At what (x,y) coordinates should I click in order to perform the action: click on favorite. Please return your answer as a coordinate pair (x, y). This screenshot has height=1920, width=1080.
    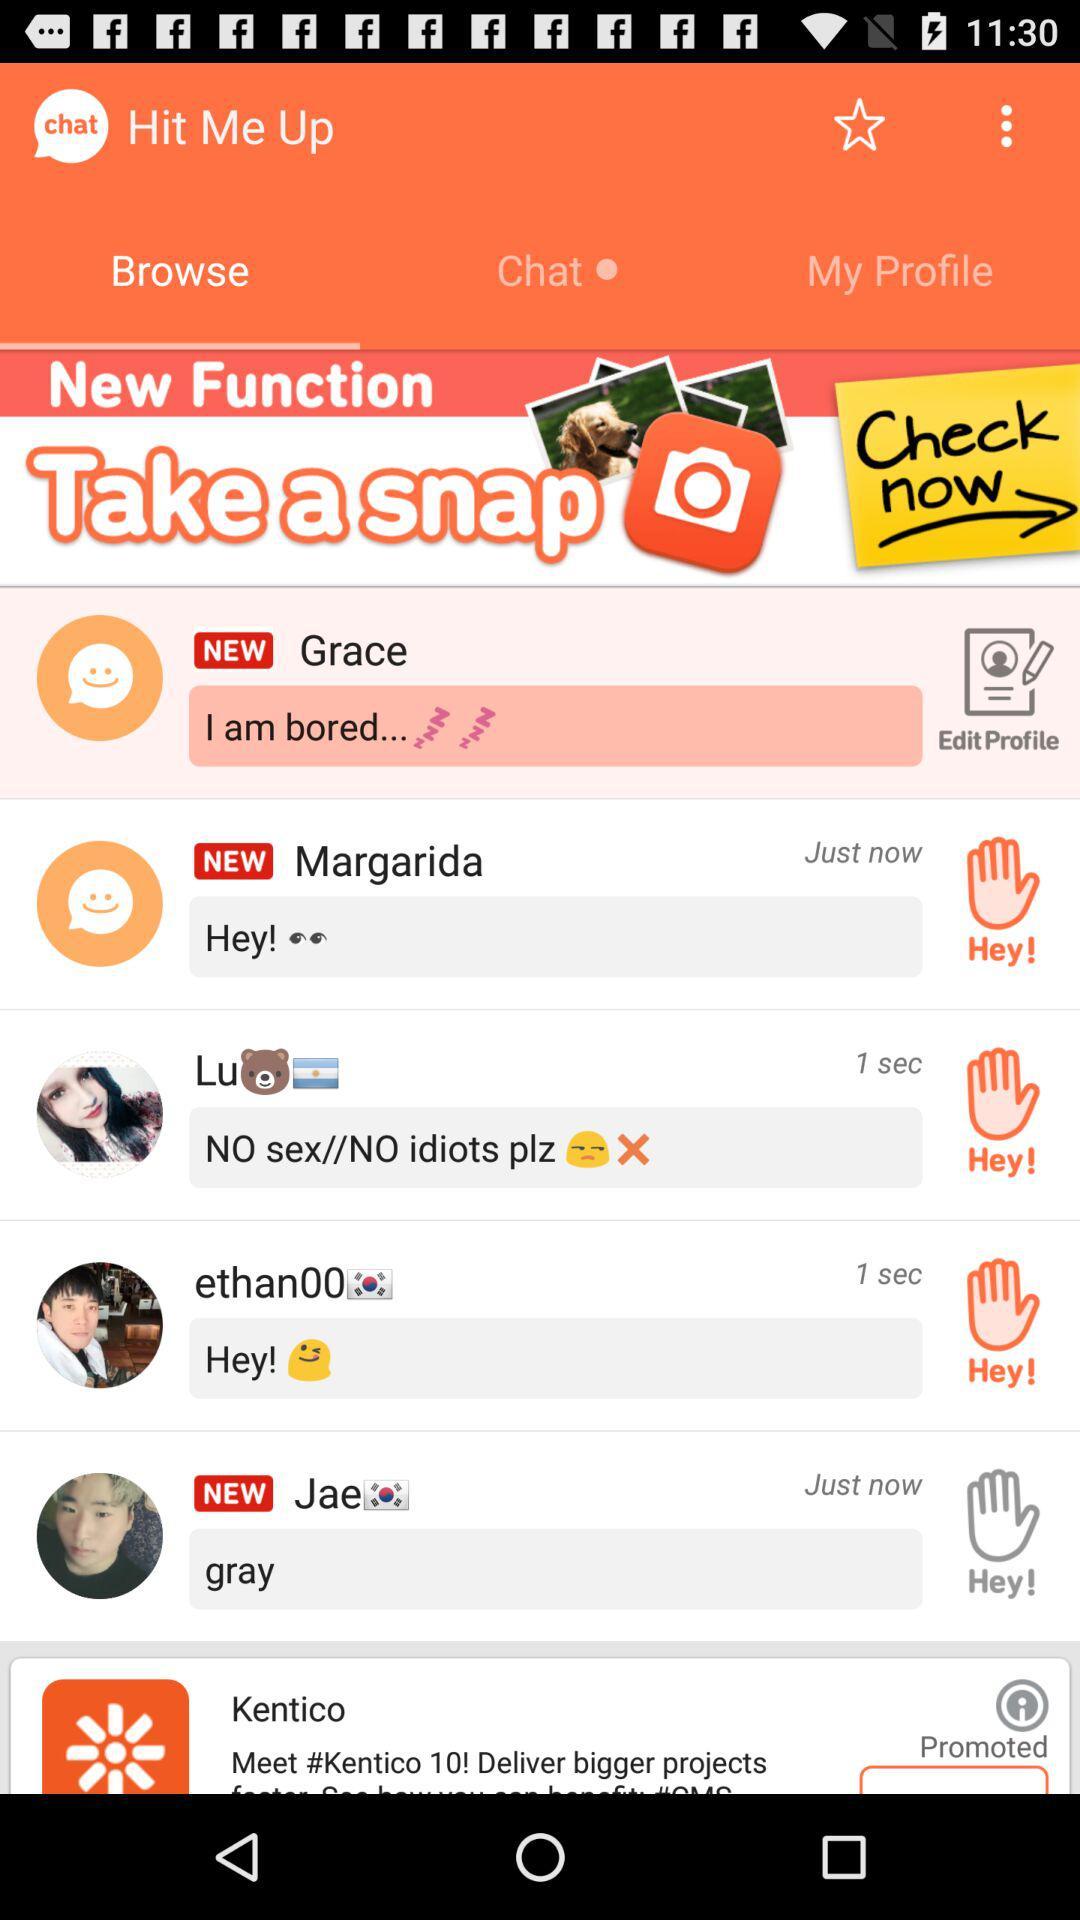
    Looking at the image, I should click on (858, 124).